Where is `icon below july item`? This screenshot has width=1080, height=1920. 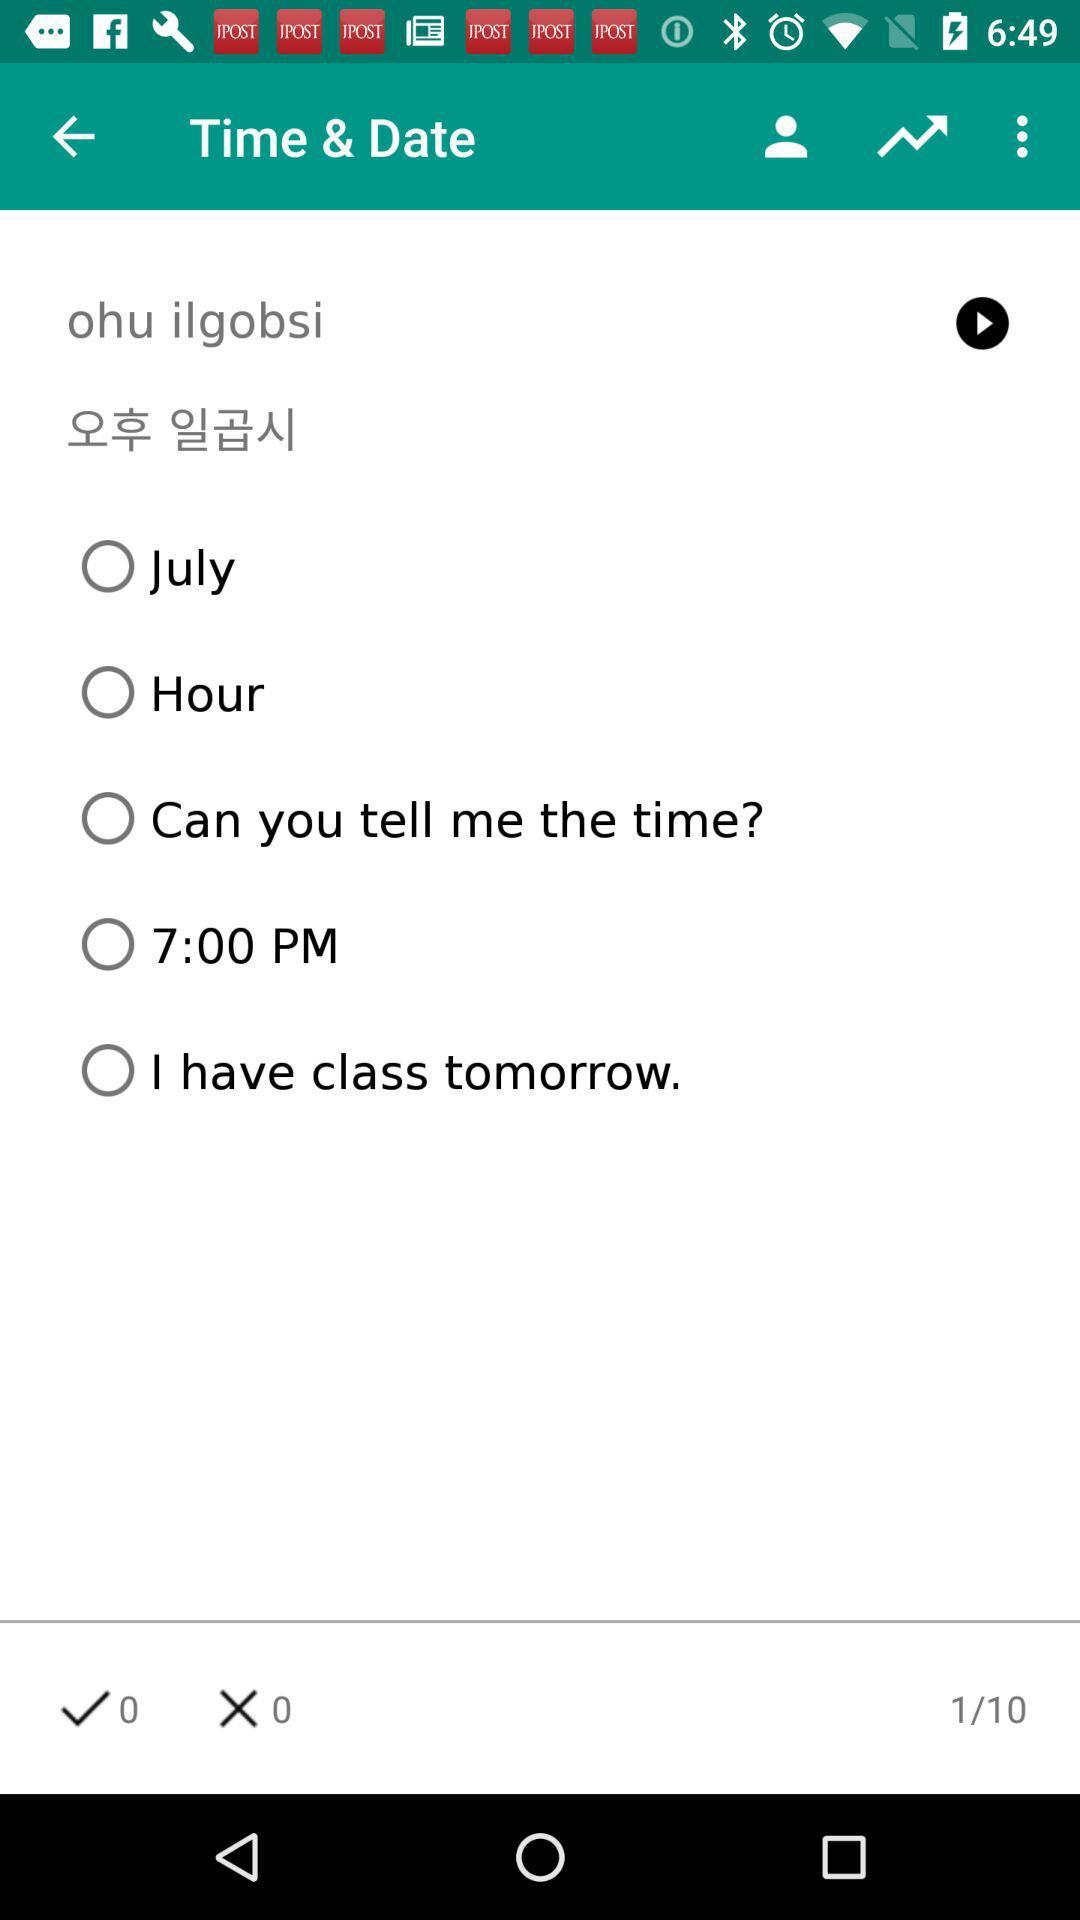 icon below july item is located at coordinates (547, 692).